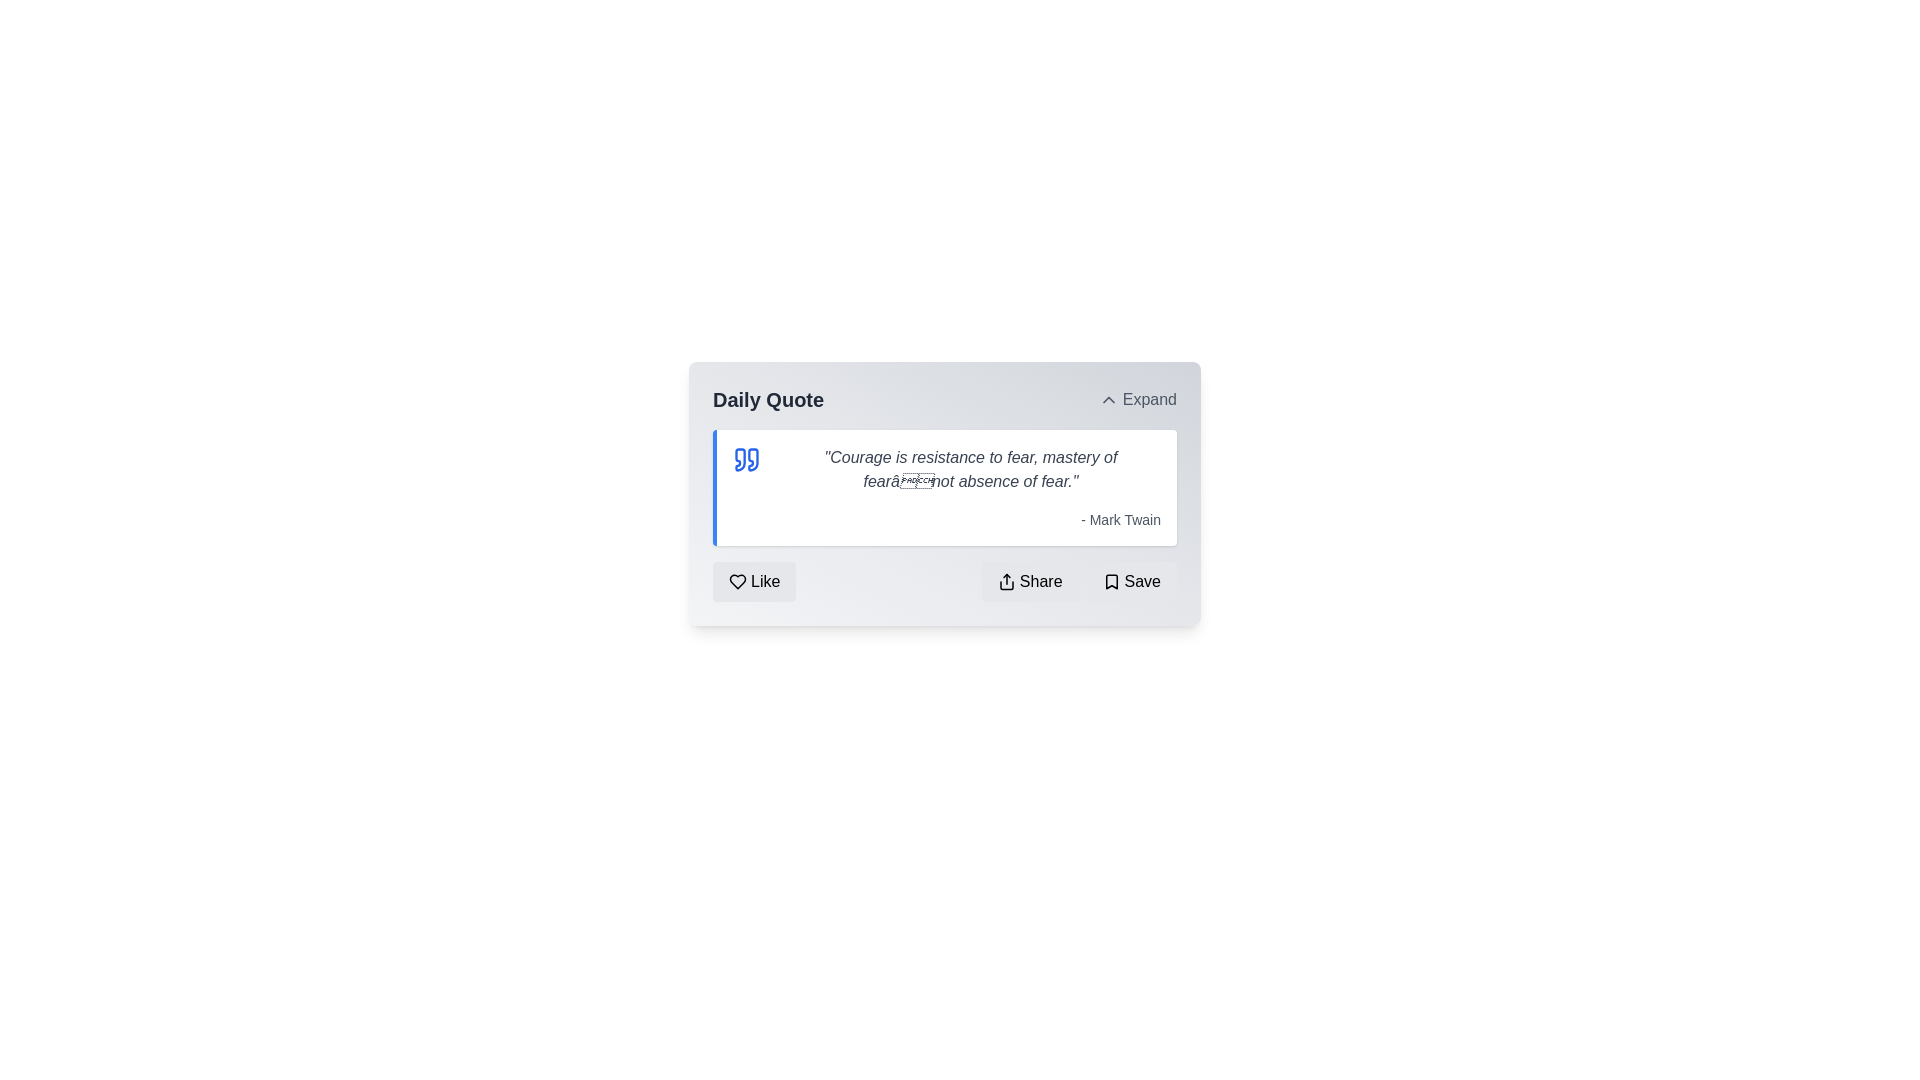  What do you see at coordinates (1006, 582) in the screenshot?
I see `the share icon, which is an SVG icon resembling a share symbol with a box and an upward-pointing arrow, located inside the 'Share' button at the bottom center of the card layout containing the 'Daily Quote'` at bounding box center [1006, 582].